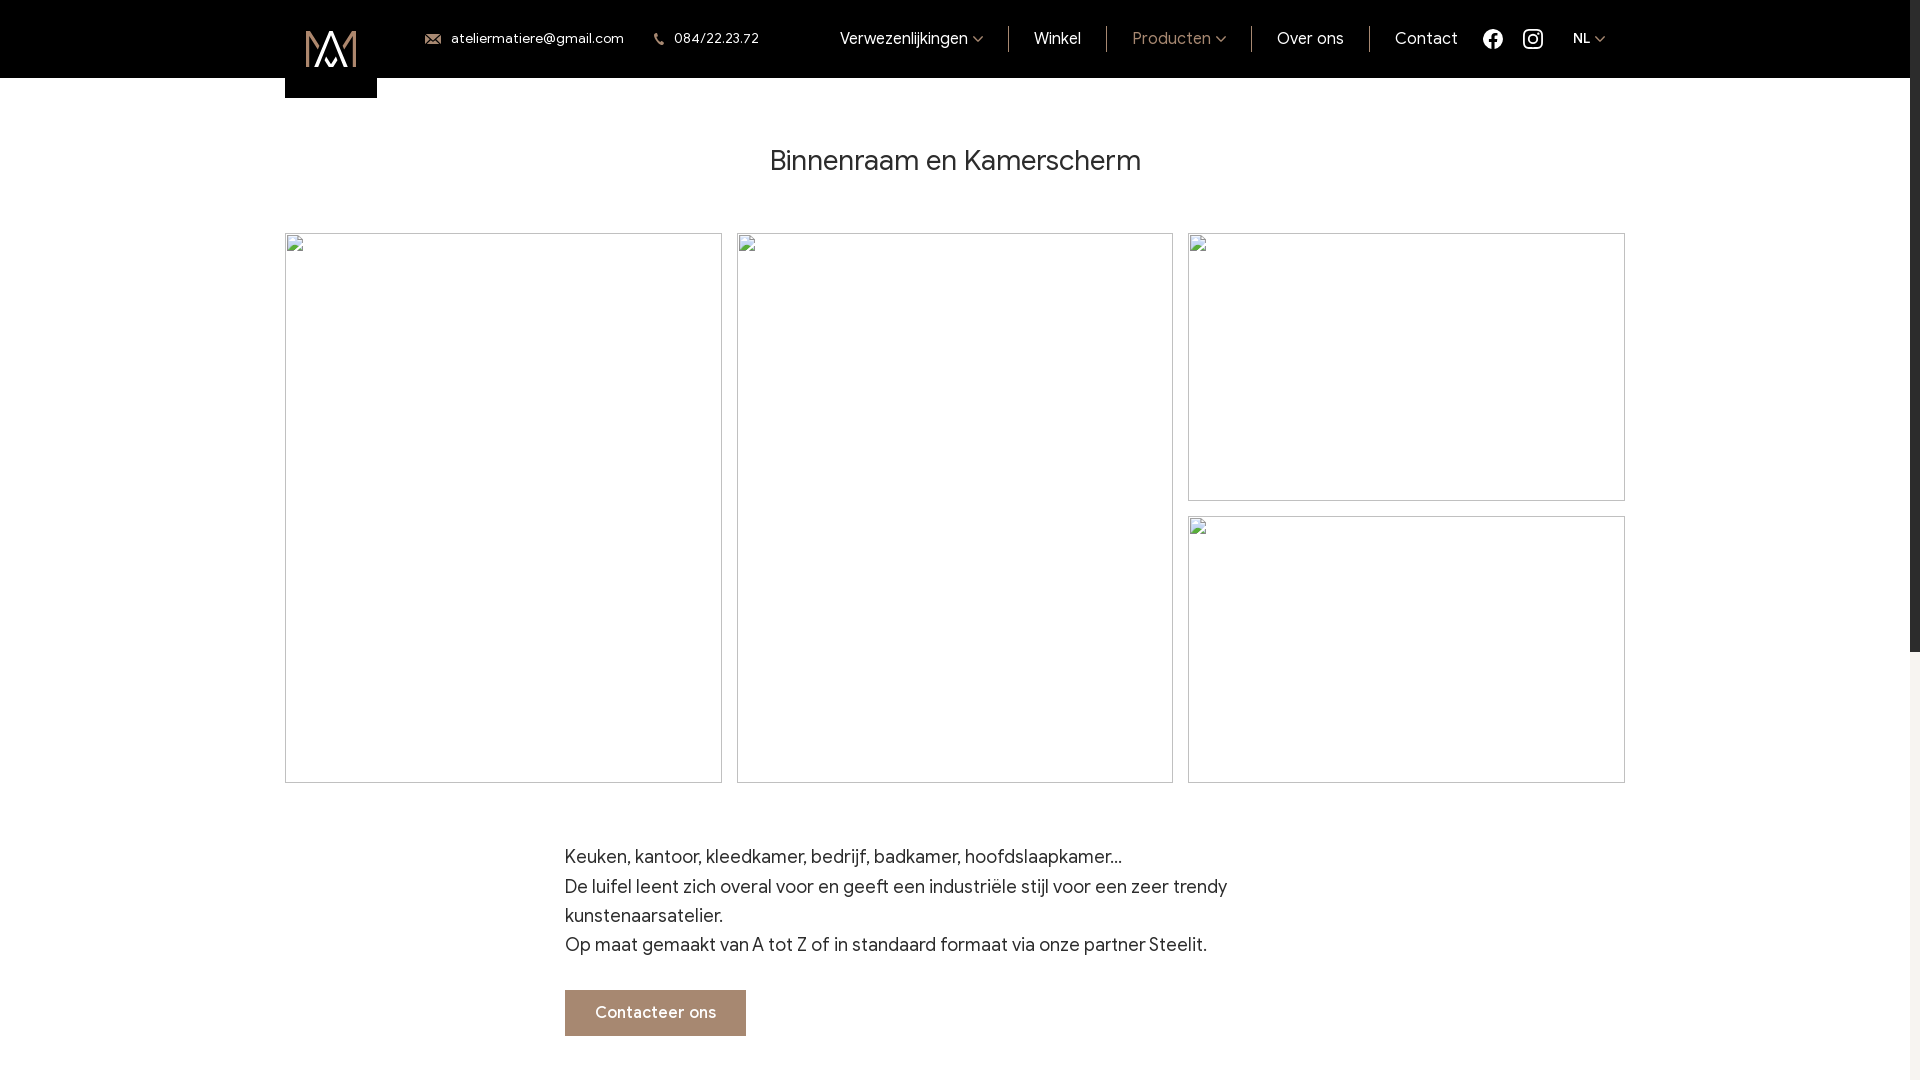 This screenshot has width=1920, height=1080. I want to click on 'Instagram', so click(1521, 38).